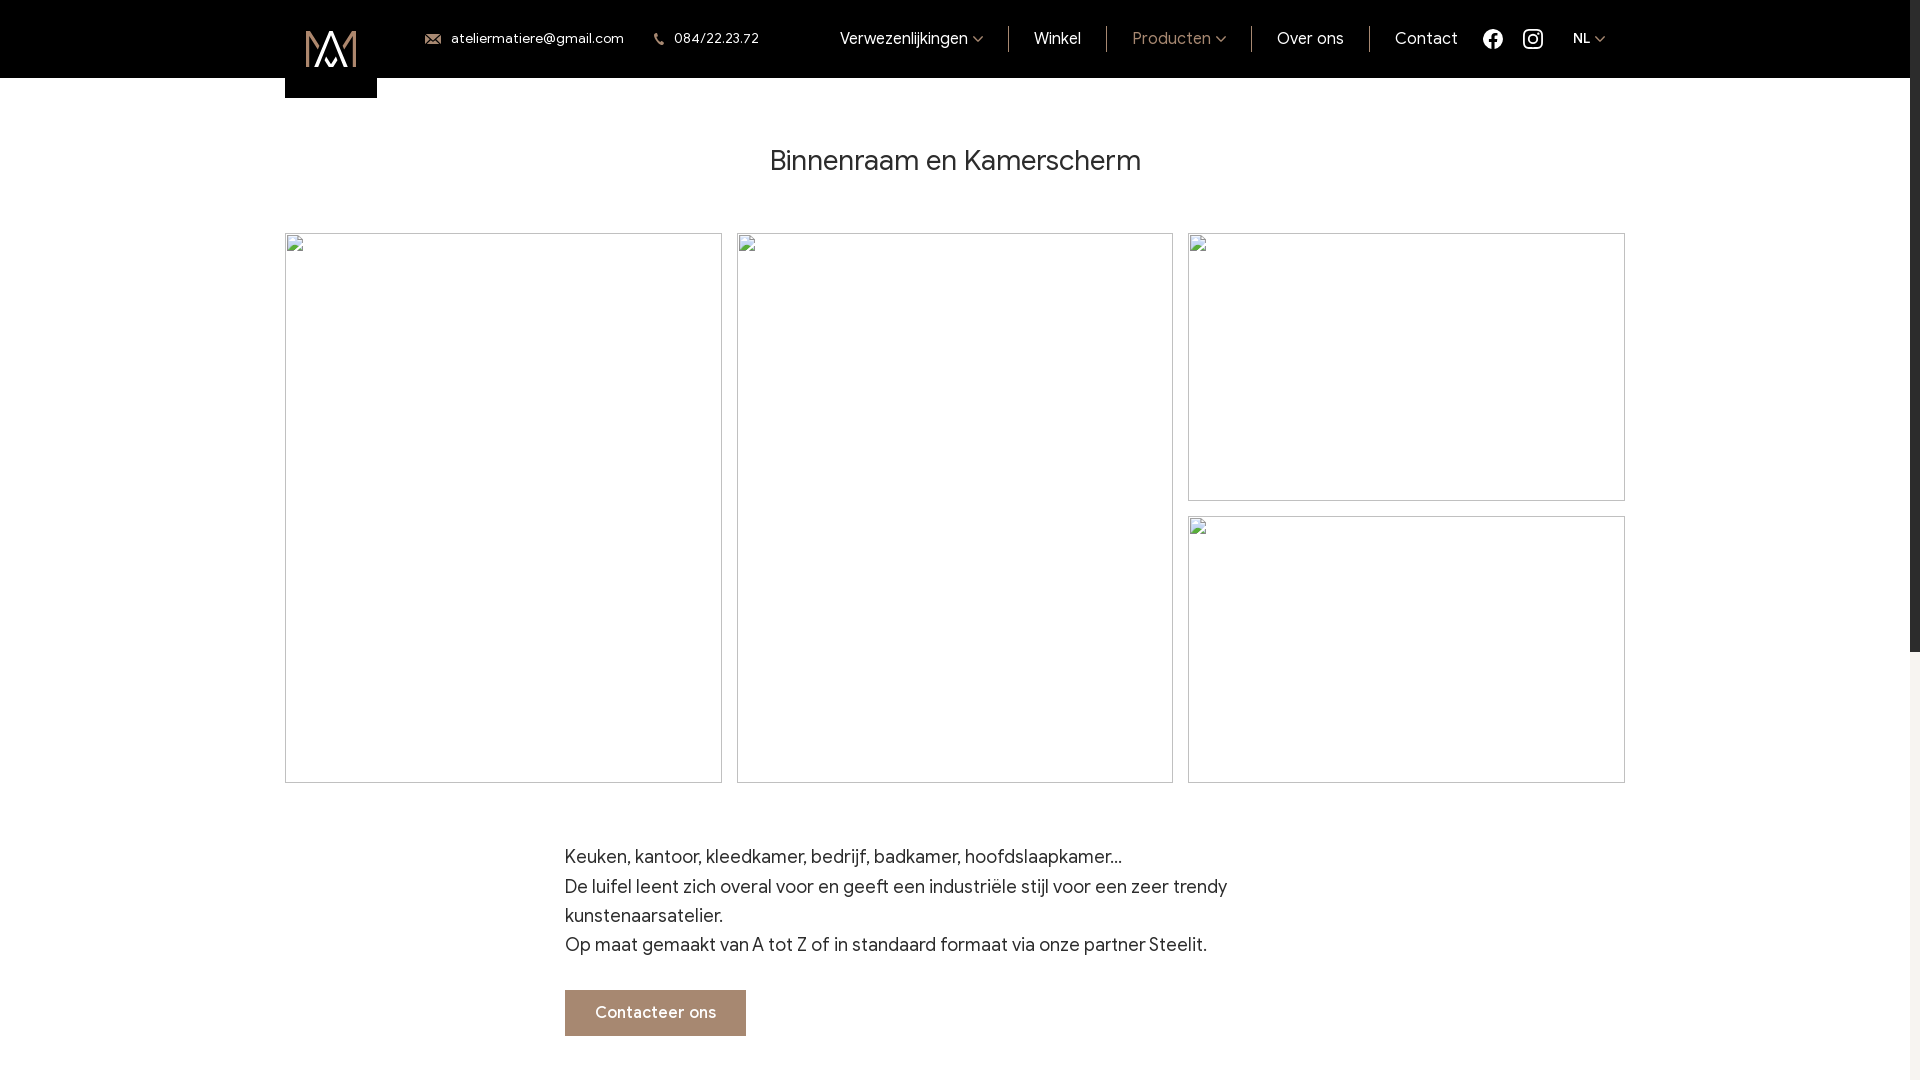 This screenshot has width=1920, height=1080. I want to click on 'Instagram', so click(1521, 38).